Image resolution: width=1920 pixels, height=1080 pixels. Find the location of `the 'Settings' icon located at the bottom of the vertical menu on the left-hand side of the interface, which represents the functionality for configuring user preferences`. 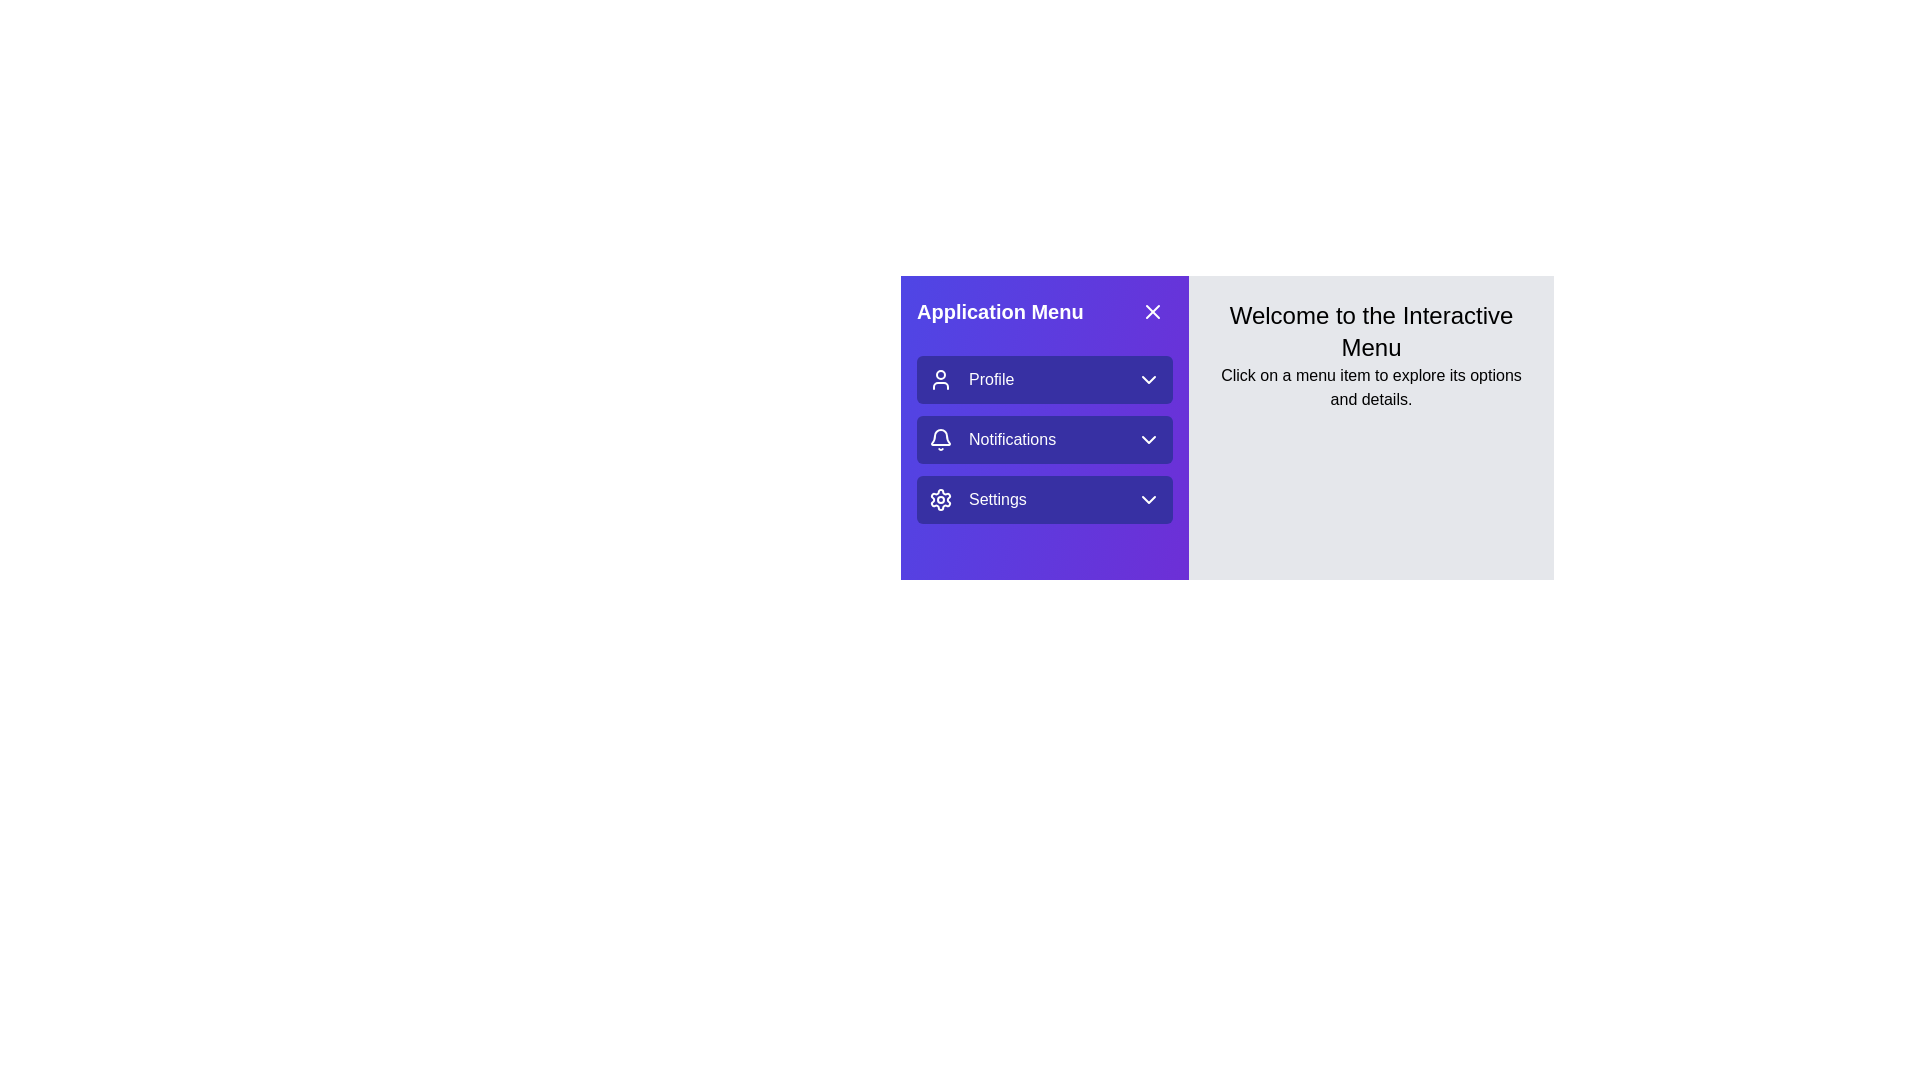

the 'Settings' icon located at the bottom of the vertical menu on the left-hand side of the interface, which represents the functionality for configuring user preferences is located at coordinates (939, 499).